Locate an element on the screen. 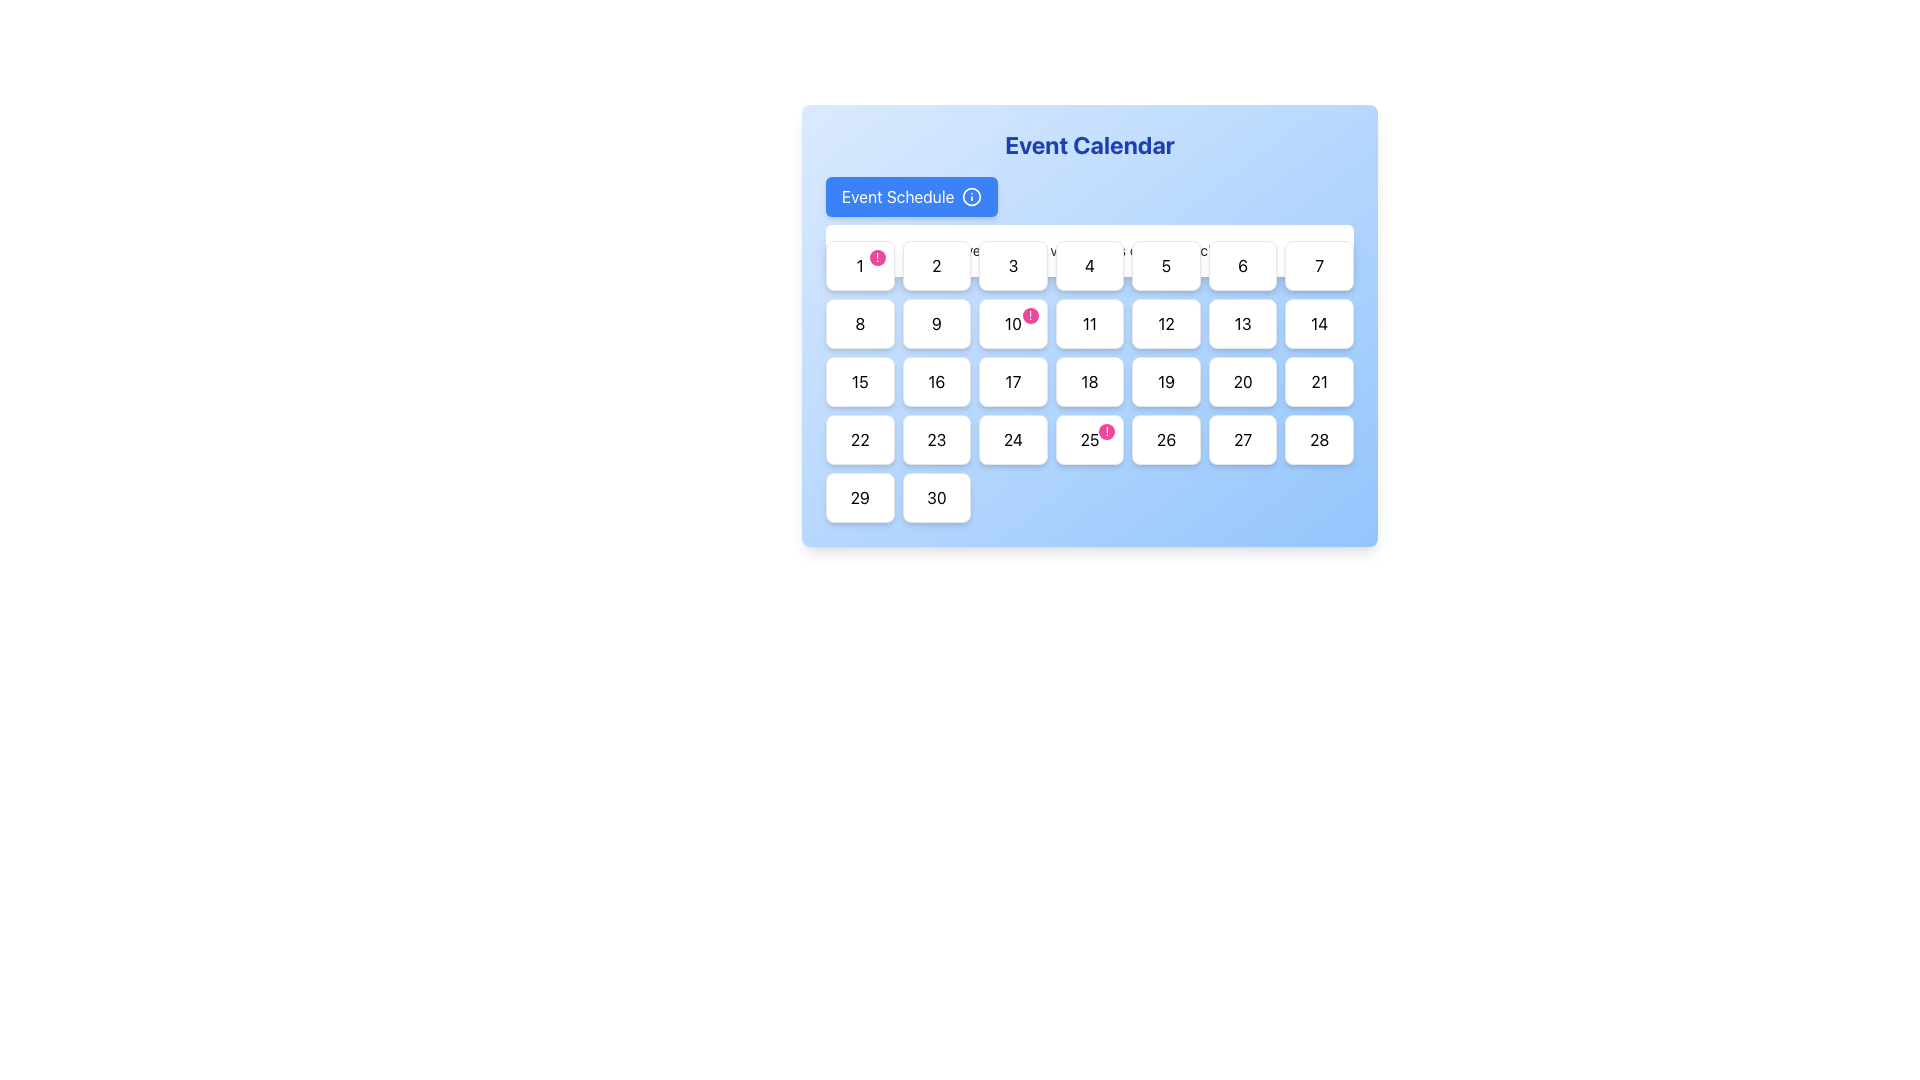 The width and height of the screenshot is (1920, 1080). the Calendar Day Cell representing the number '3', which is the third cell from the left in the top row of the calendar grid is located at coordinates (1013, 265).